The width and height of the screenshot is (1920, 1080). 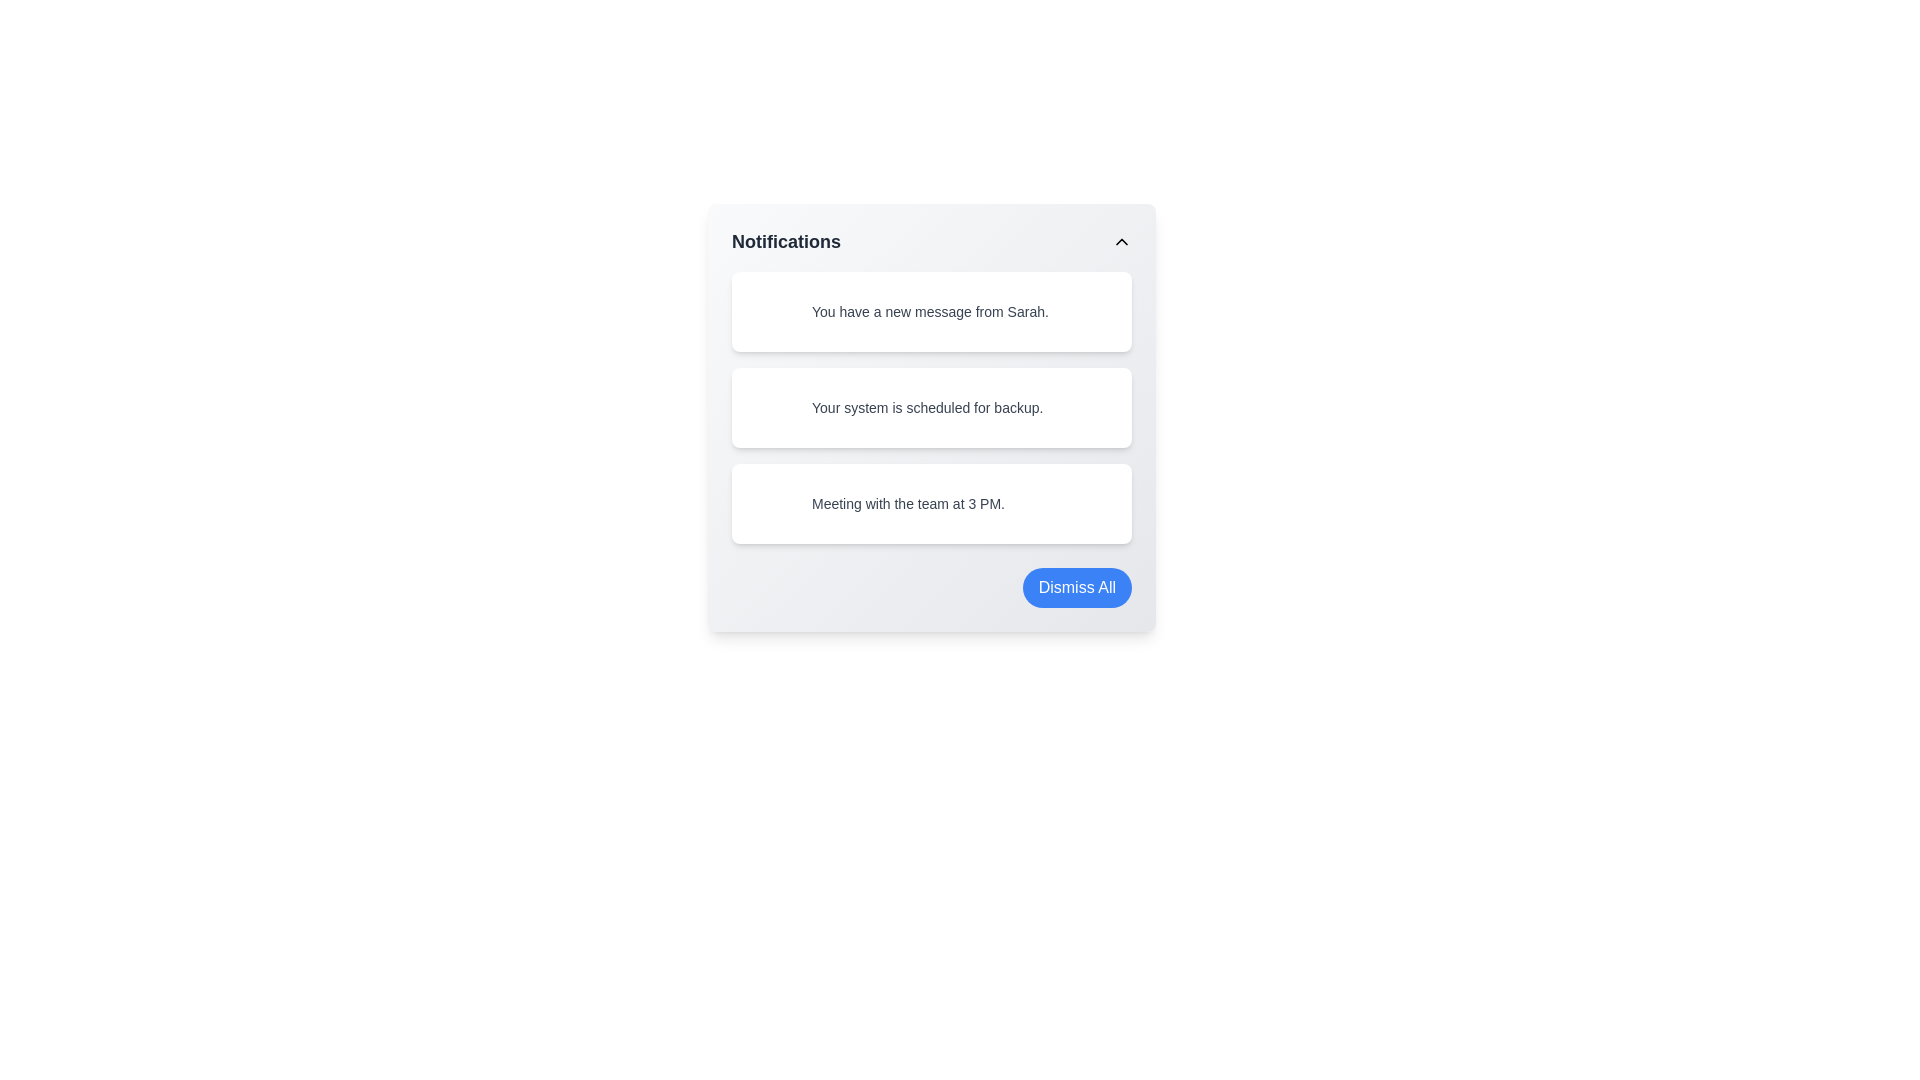 What do you see at coordinates (926, 407) in the screenshot?
I see `the text label that displays the notification message about the system's backup schedule, located in the middle notification card of a vertically stacked list` at bounding box center [926, 407].